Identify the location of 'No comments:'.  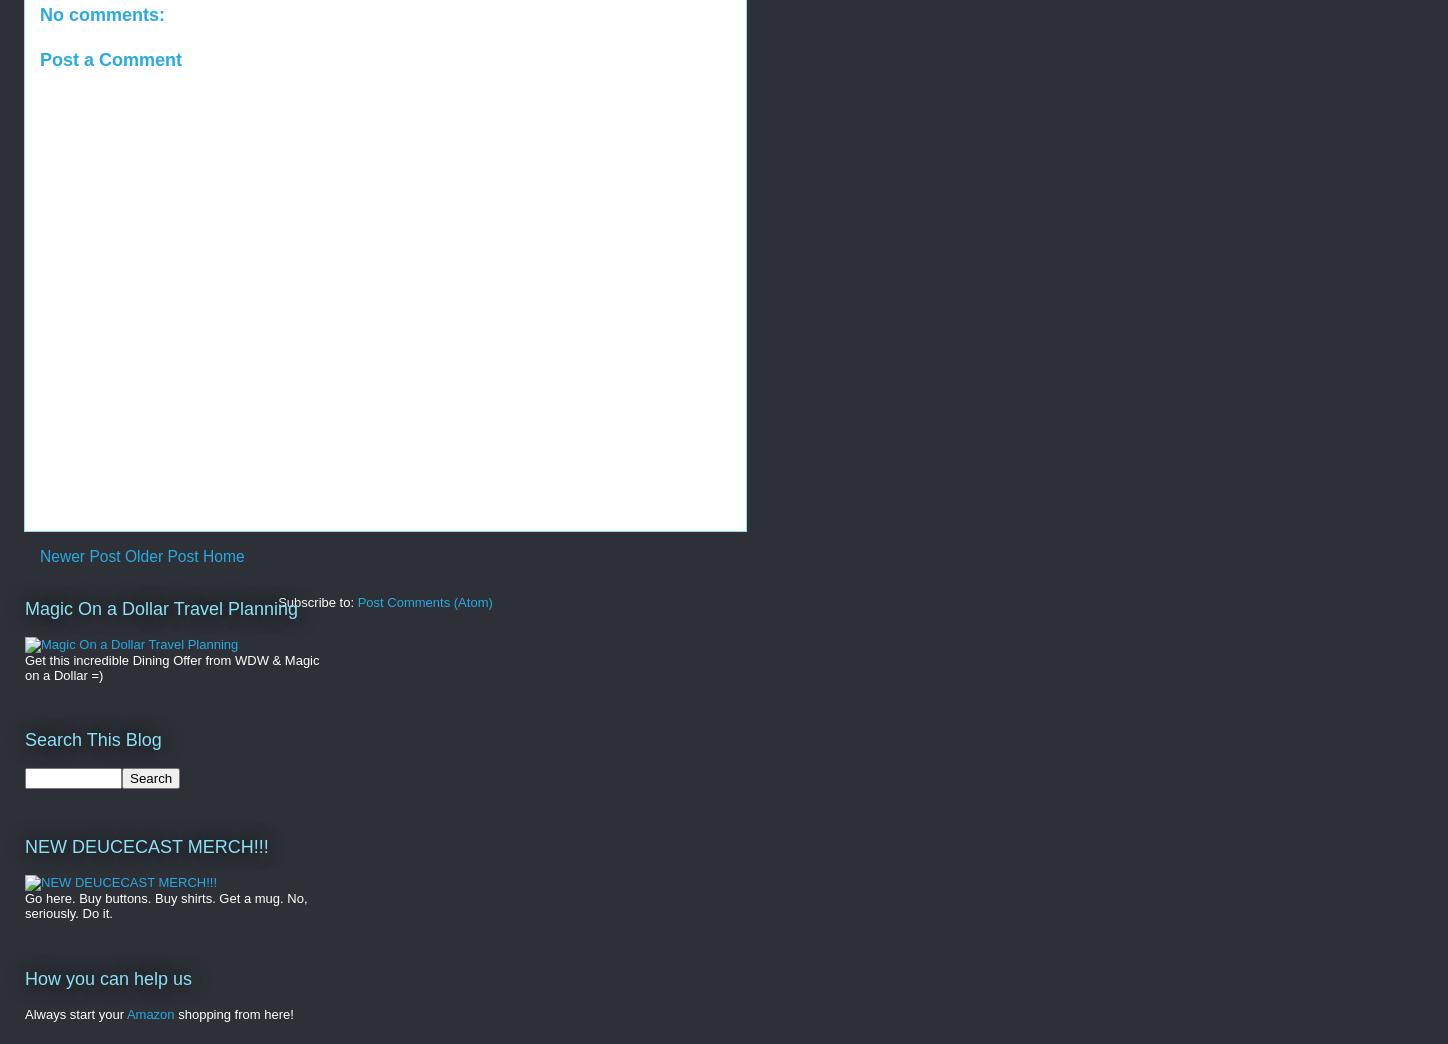
(101, 12).